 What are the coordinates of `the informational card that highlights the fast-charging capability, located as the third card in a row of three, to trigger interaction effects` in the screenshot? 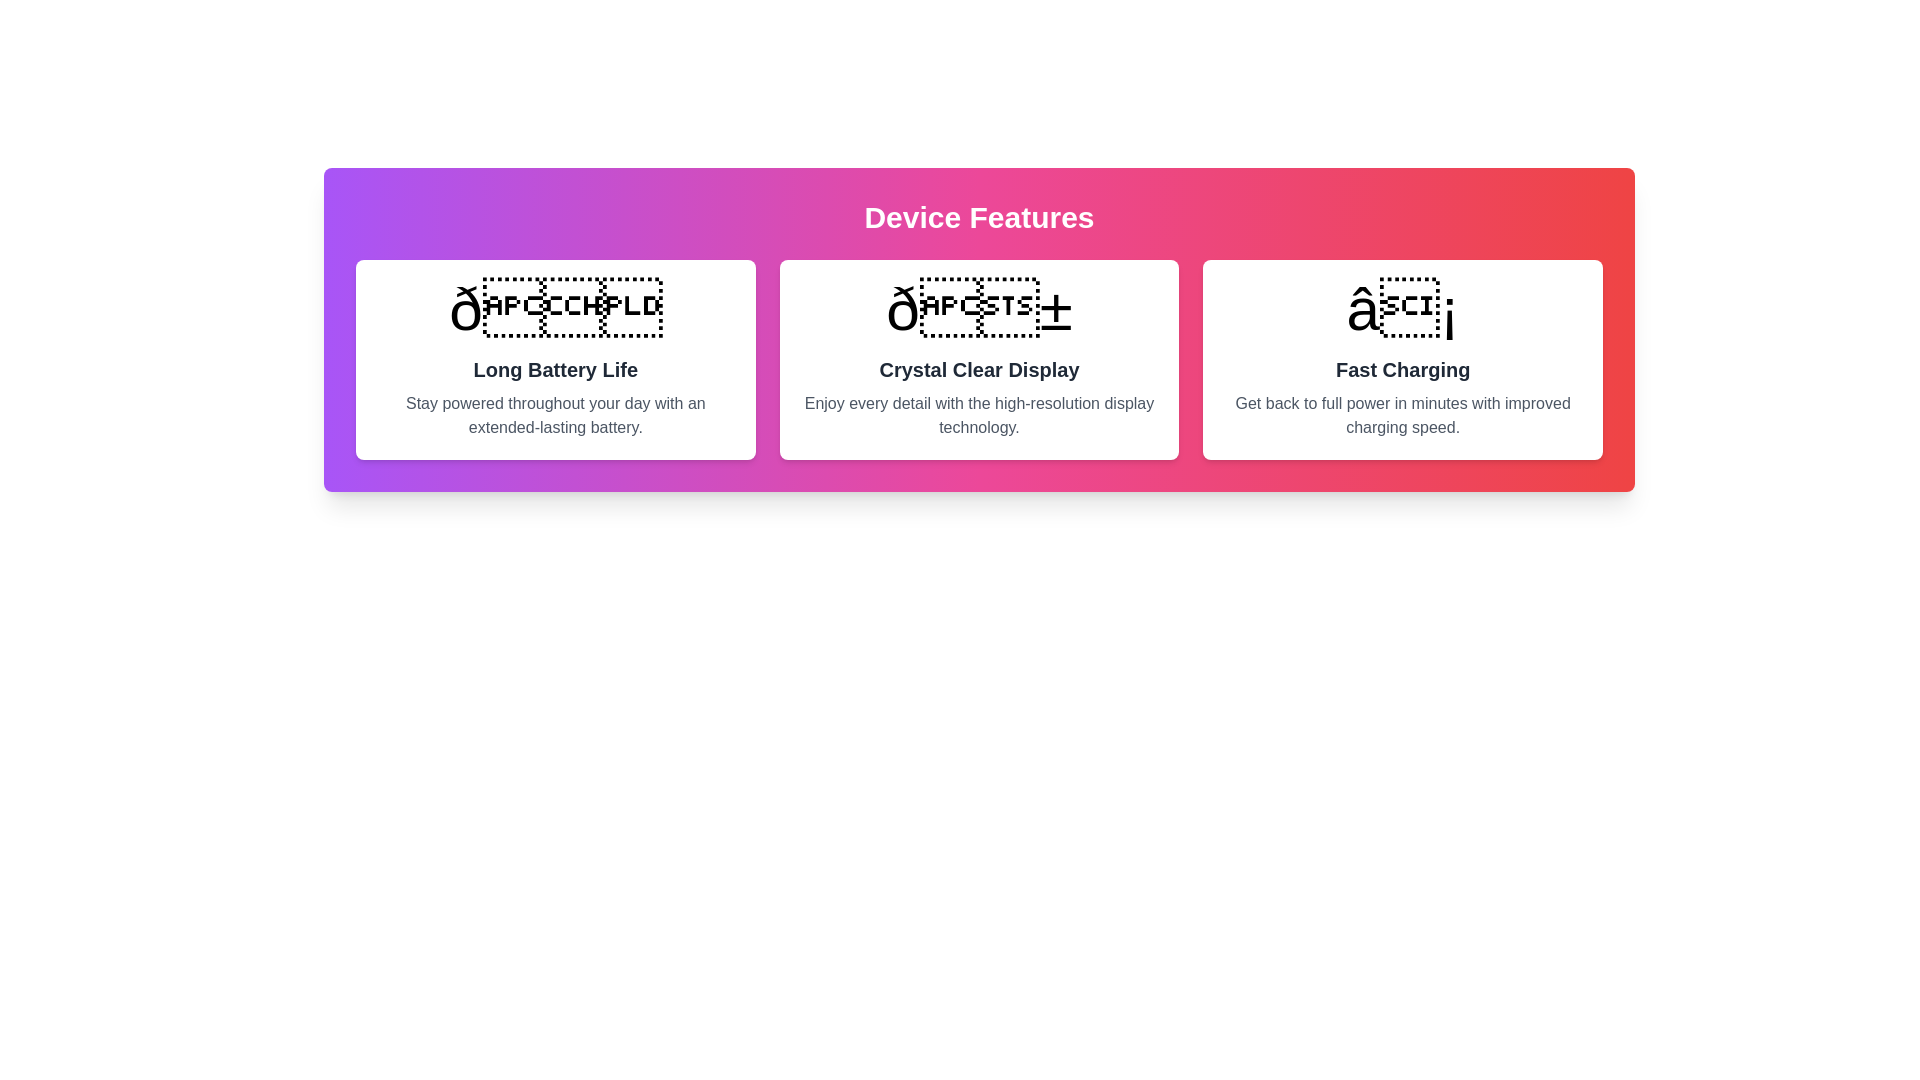 It's located at (1402, 358).